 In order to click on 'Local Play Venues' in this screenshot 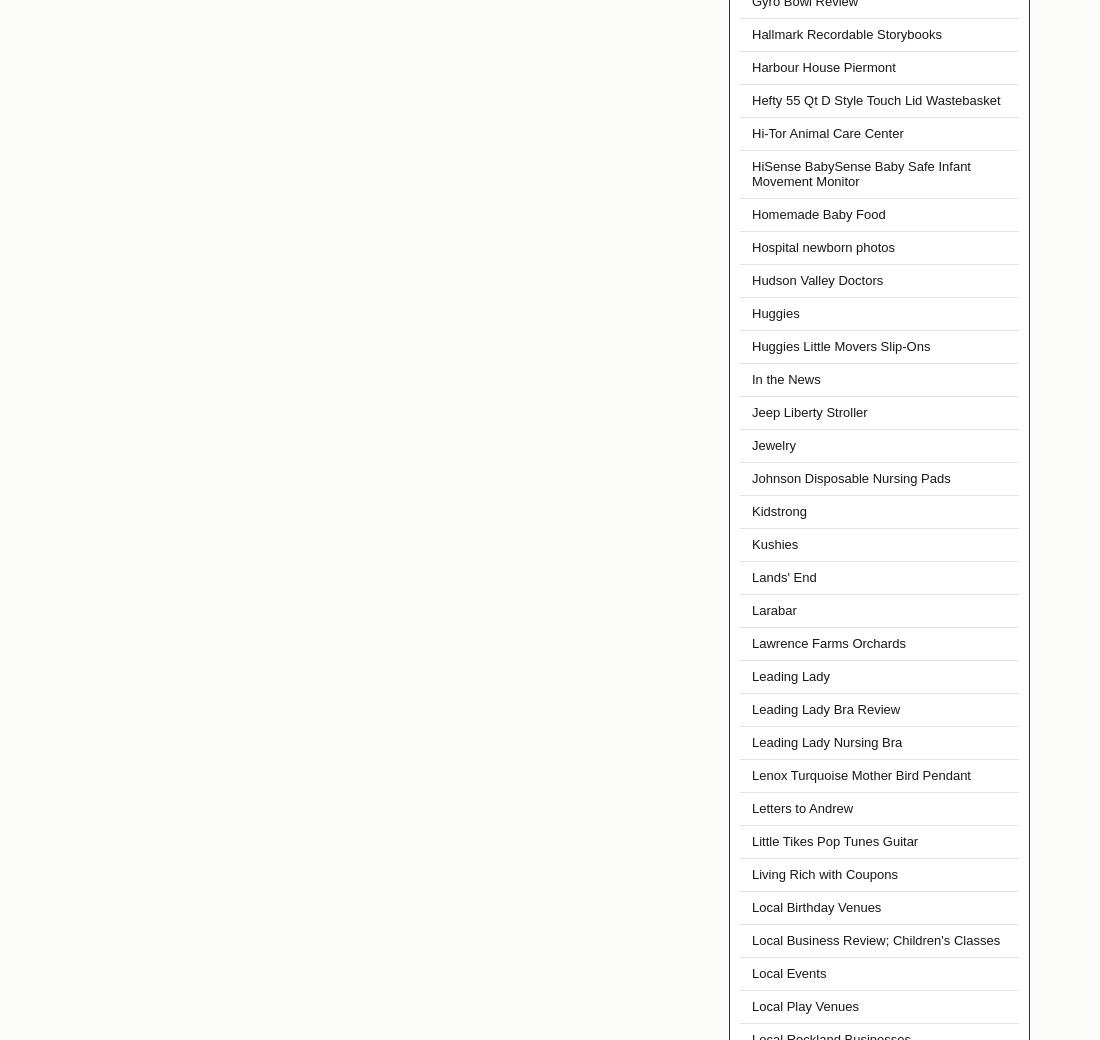, I will do `click(804, 1006)`.